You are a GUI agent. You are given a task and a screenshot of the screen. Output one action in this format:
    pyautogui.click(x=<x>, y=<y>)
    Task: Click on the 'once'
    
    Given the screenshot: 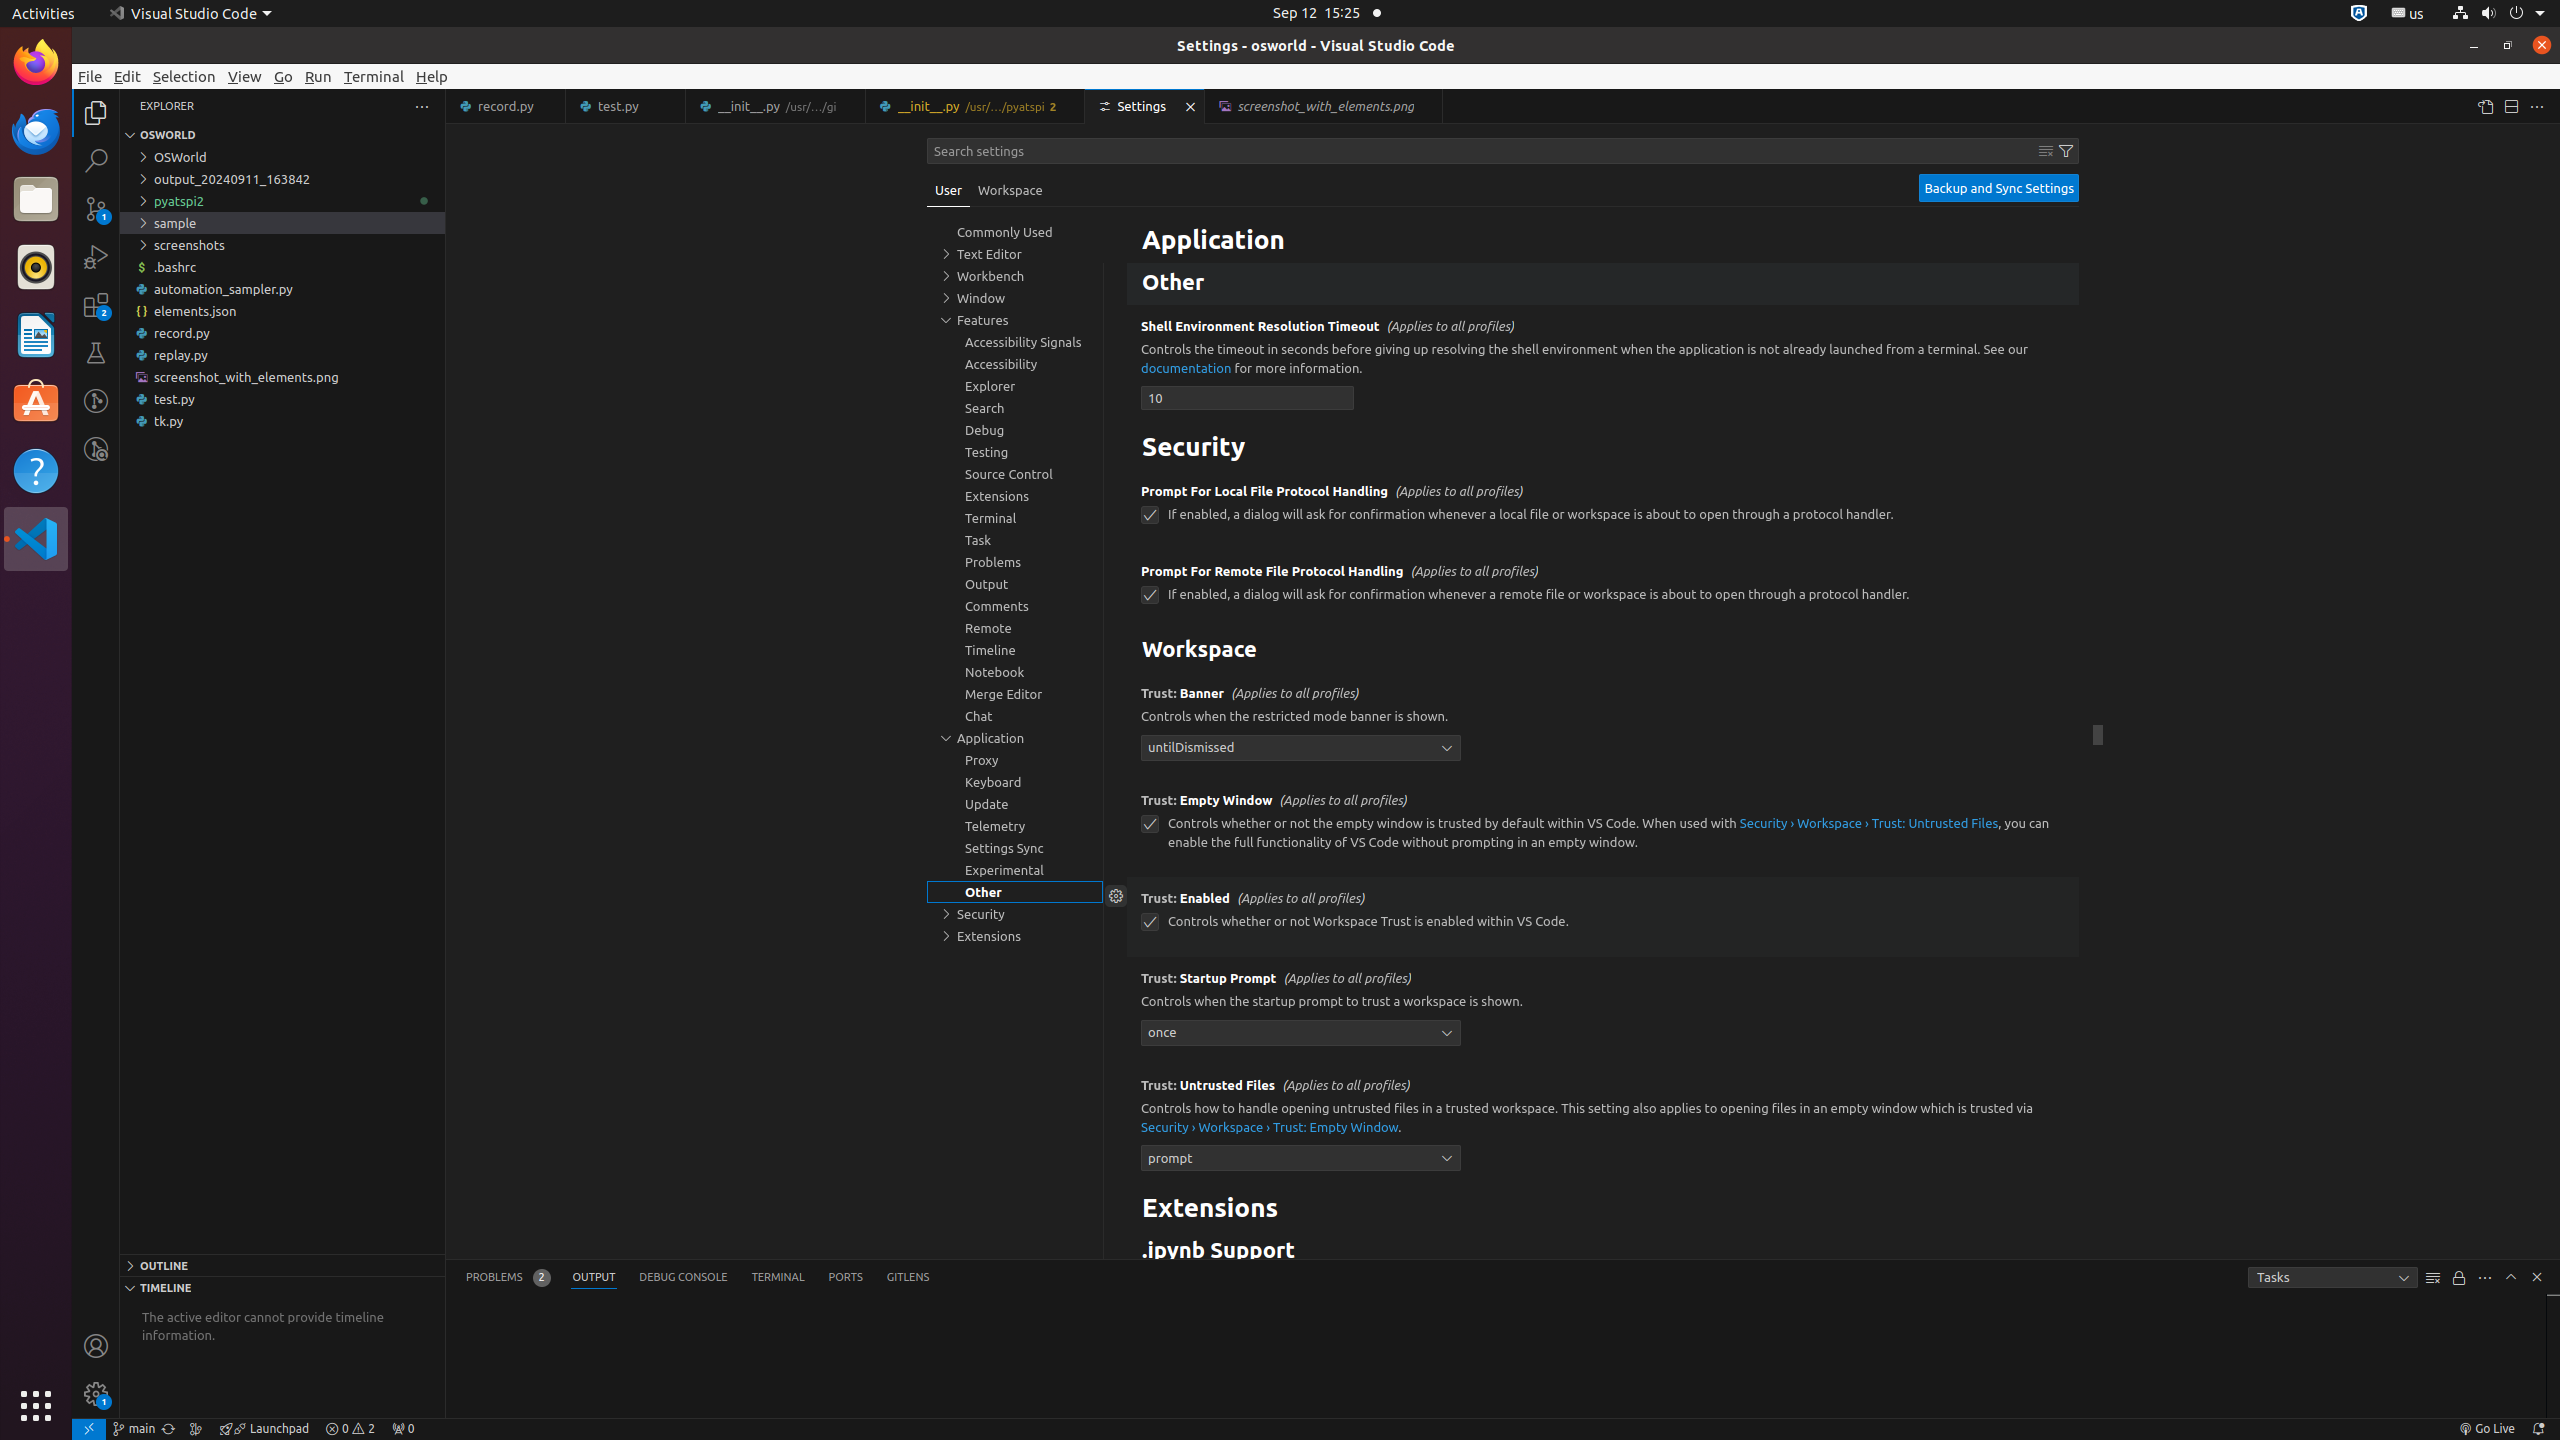 What is the action you would take?
    pyautogui.click(x=1300, y=1031)
    